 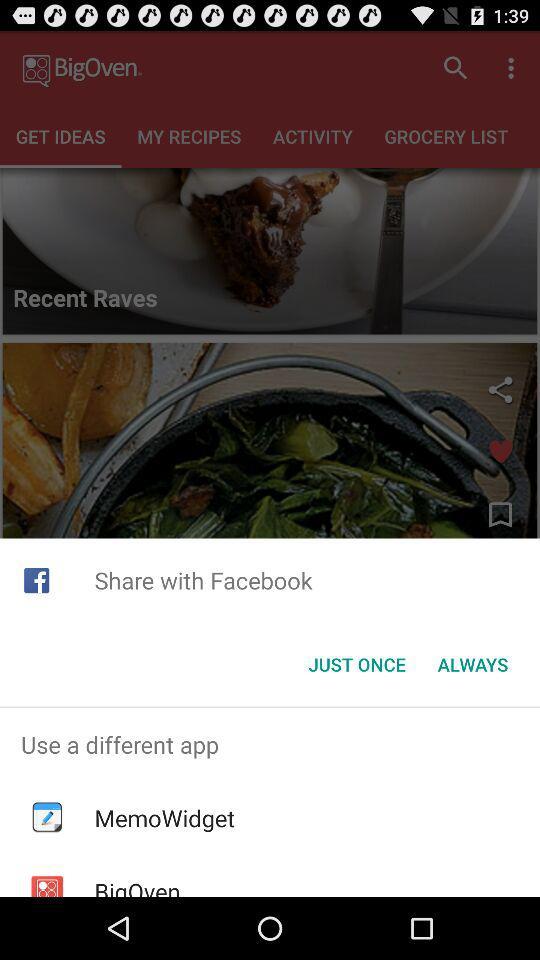 What do you see at coordinates (270, 743) in the screenshot?
I see `use a different icon` at bounding box center [270, 743].